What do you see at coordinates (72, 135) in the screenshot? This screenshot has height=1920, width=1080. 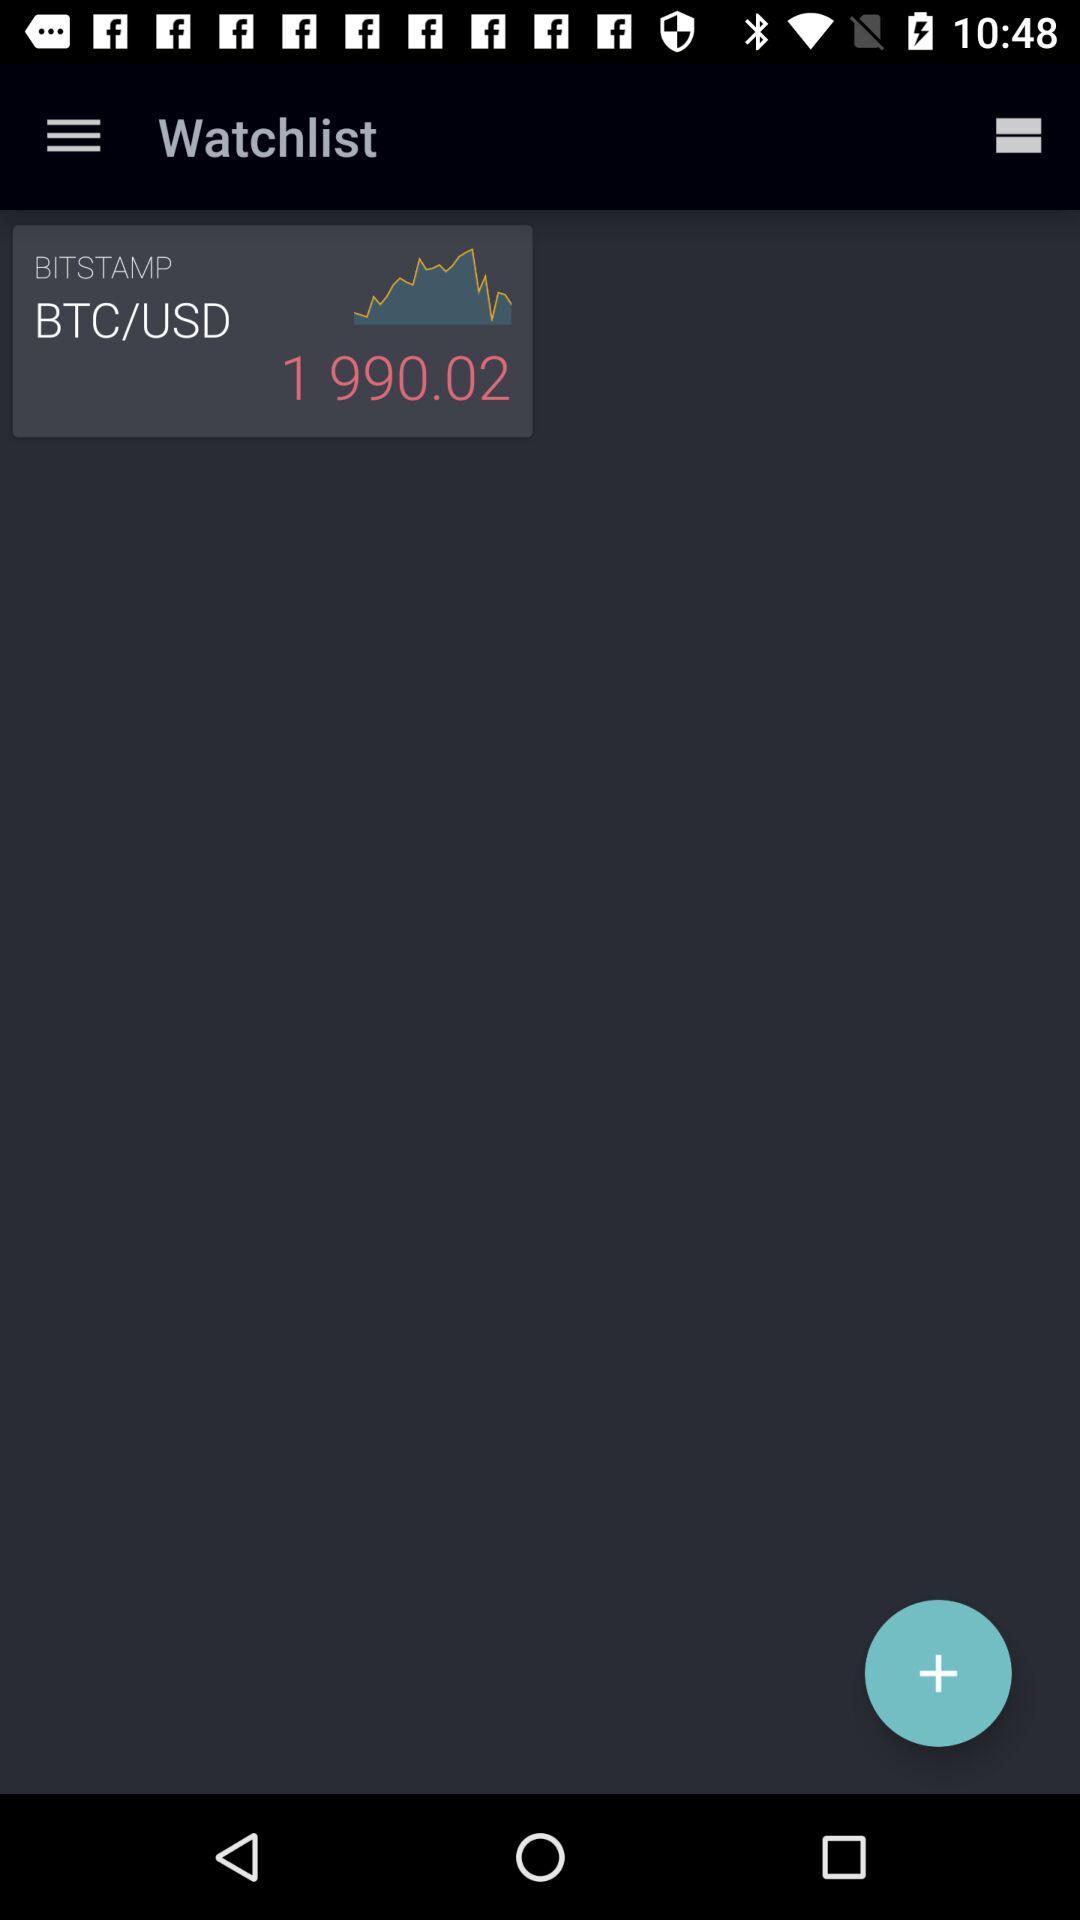 I see `item next to the watchlist` at bounding box center [72, 135].